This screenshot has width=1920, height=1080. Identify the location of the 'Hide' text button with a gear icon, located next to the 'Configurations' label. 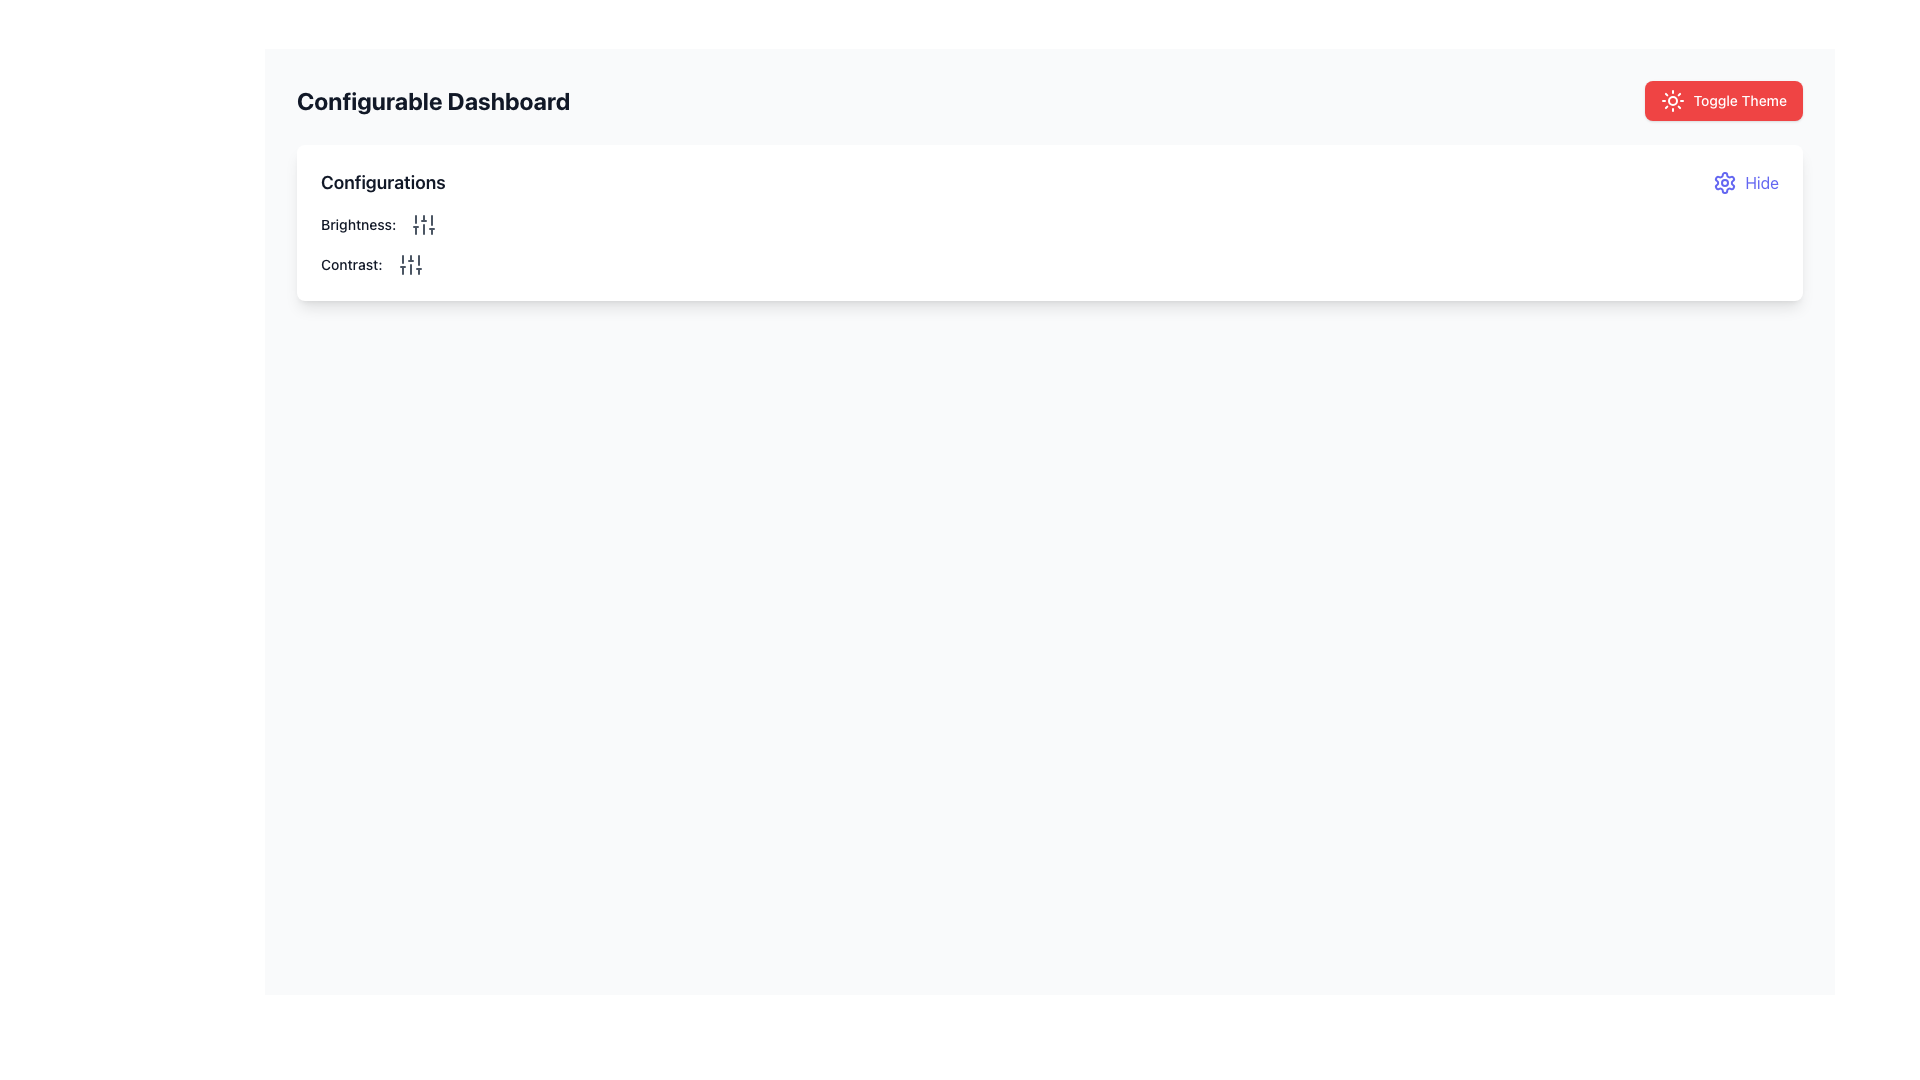
(1745, 182).